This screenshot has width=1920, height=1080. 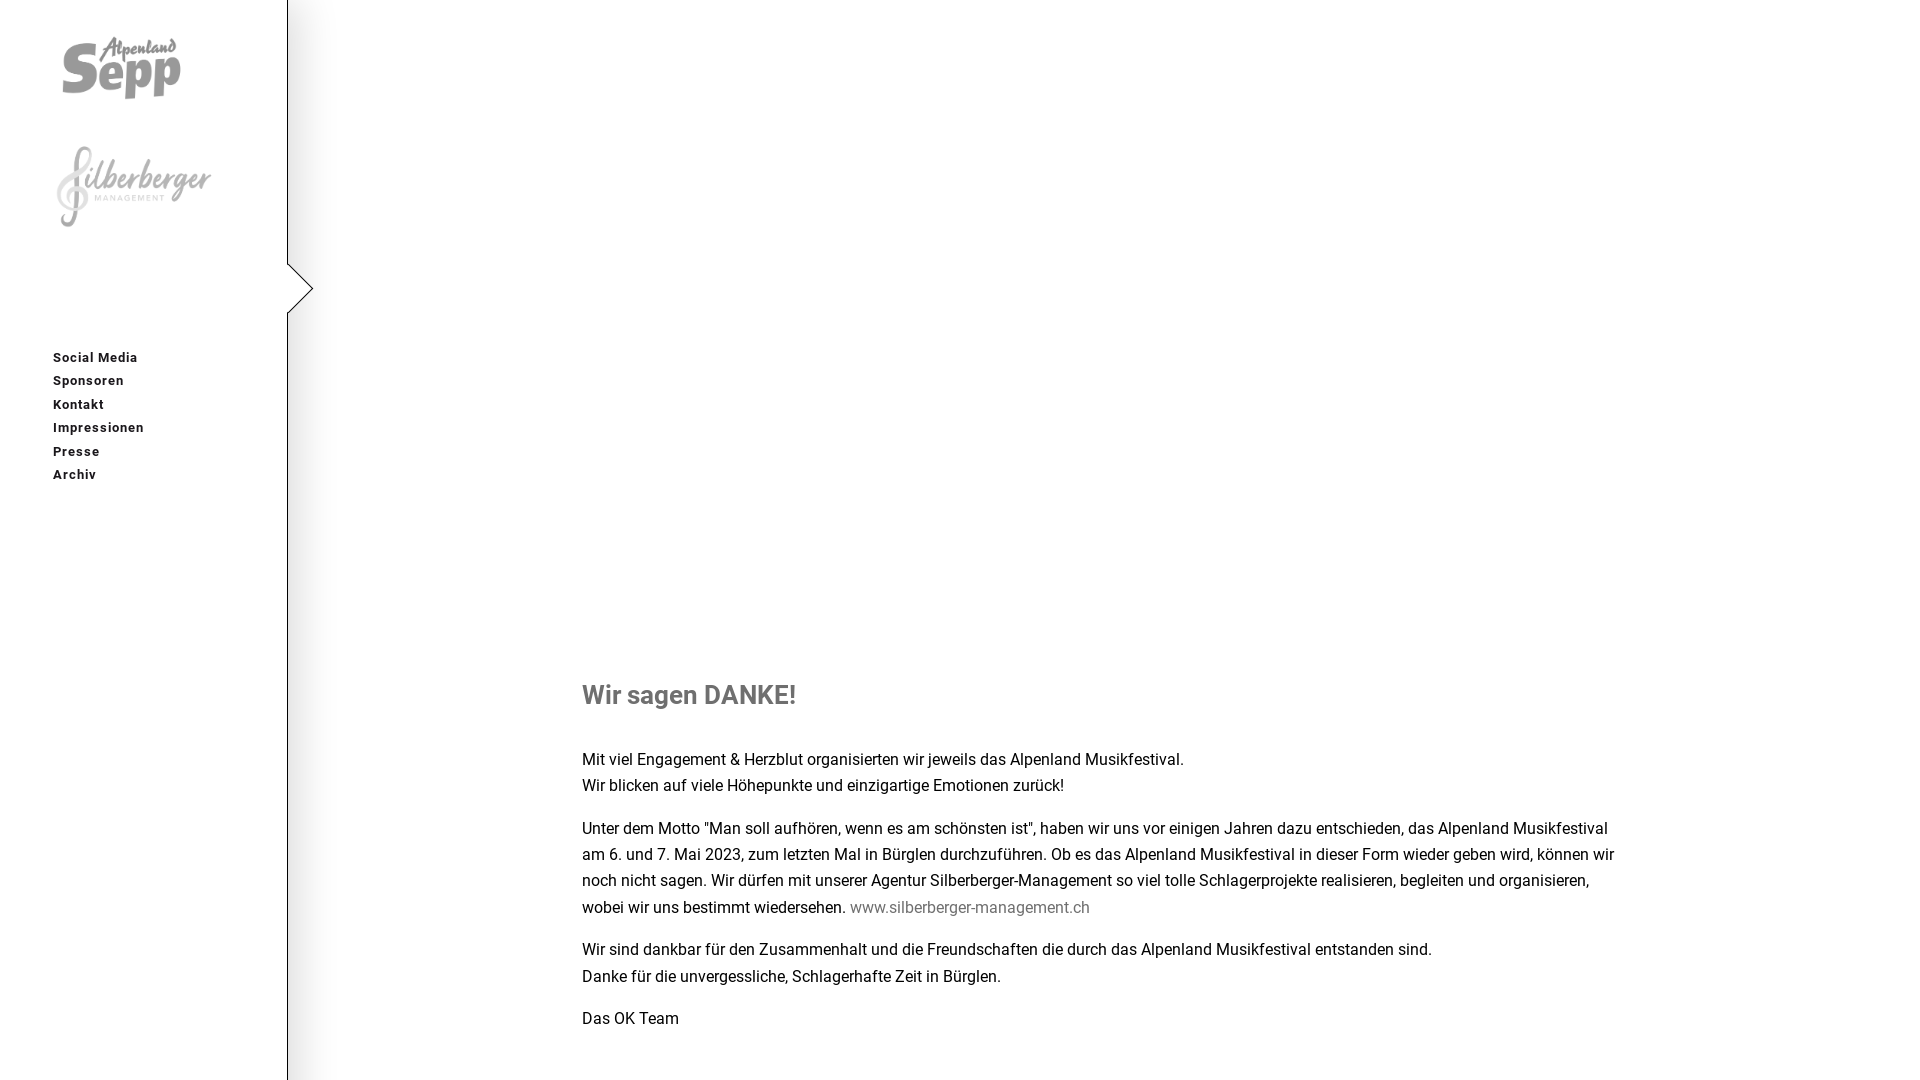 What do you see at coordinates (136, 64) in the screenshot?
I see `'Alpenland Sepp'` at bounding box center [136, 64].